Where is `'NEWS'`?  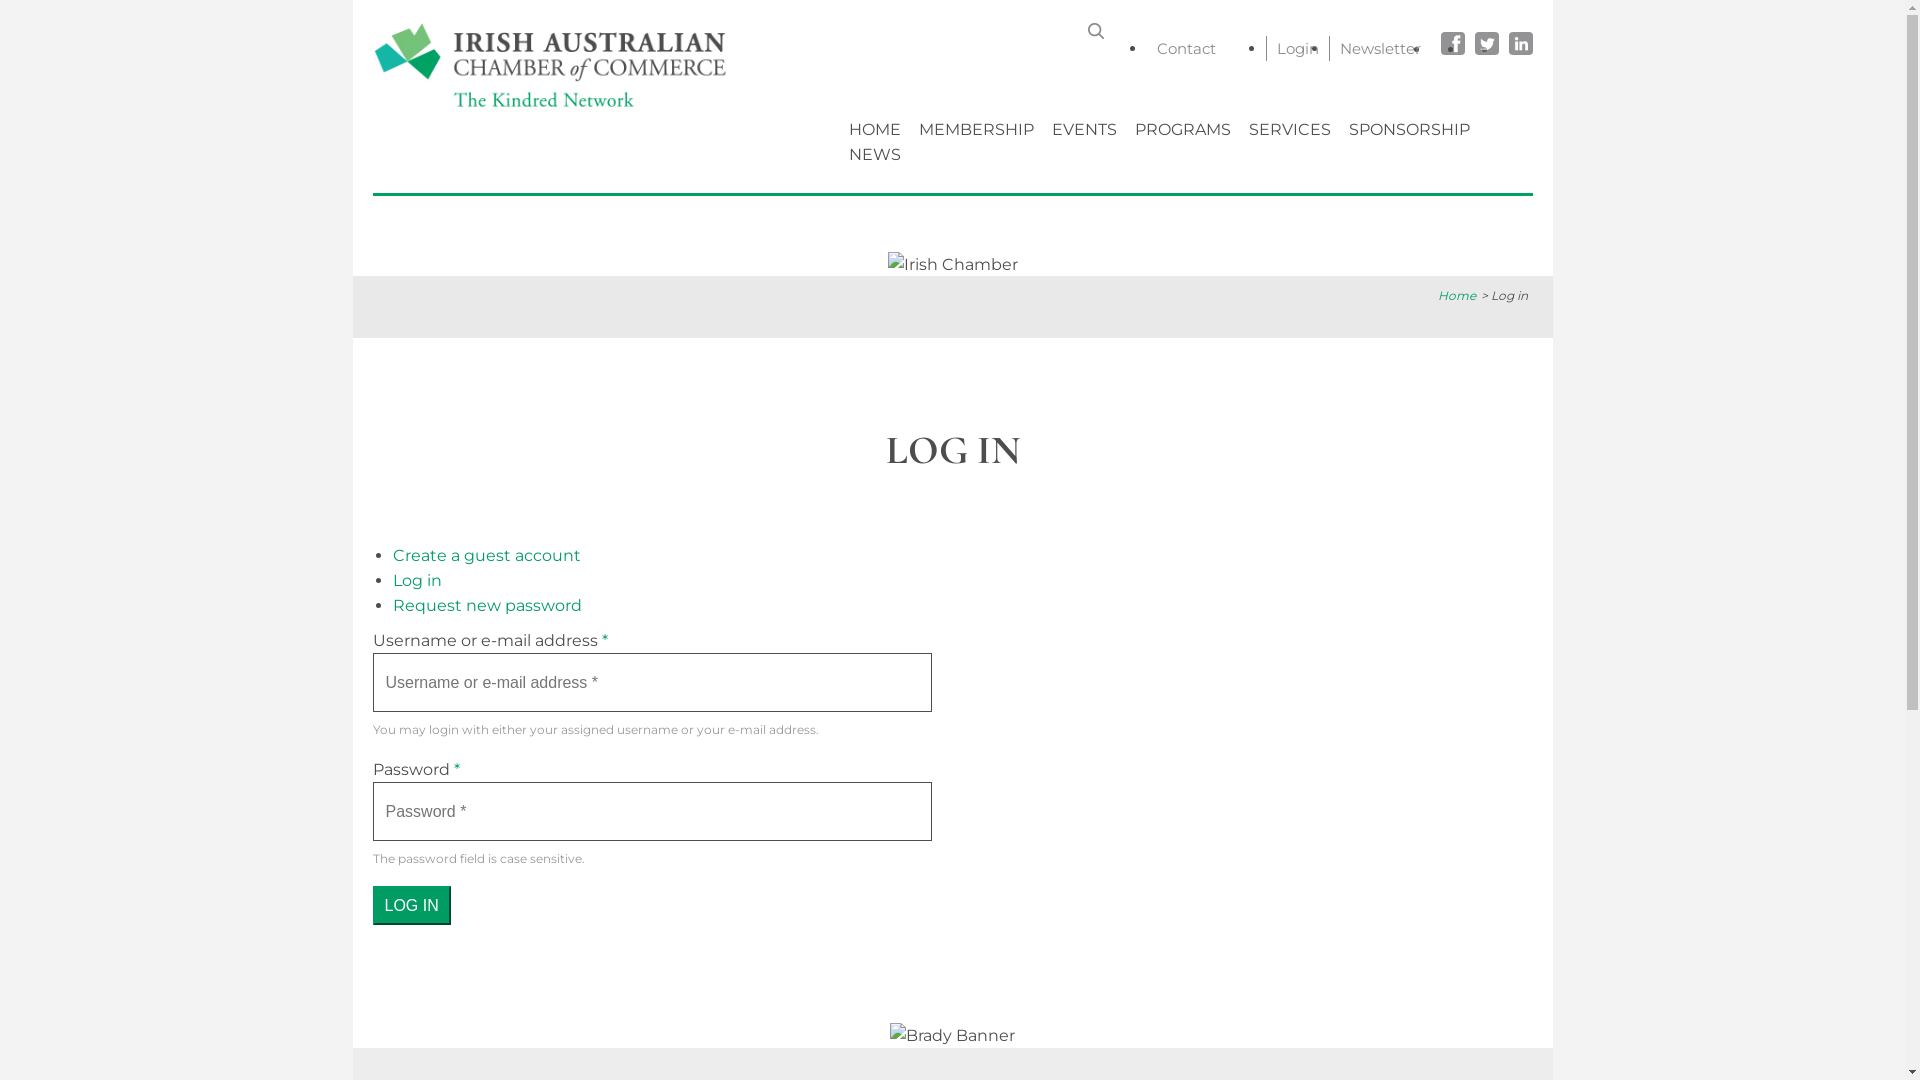 'NEWS' is located at coordinates (841, 153).